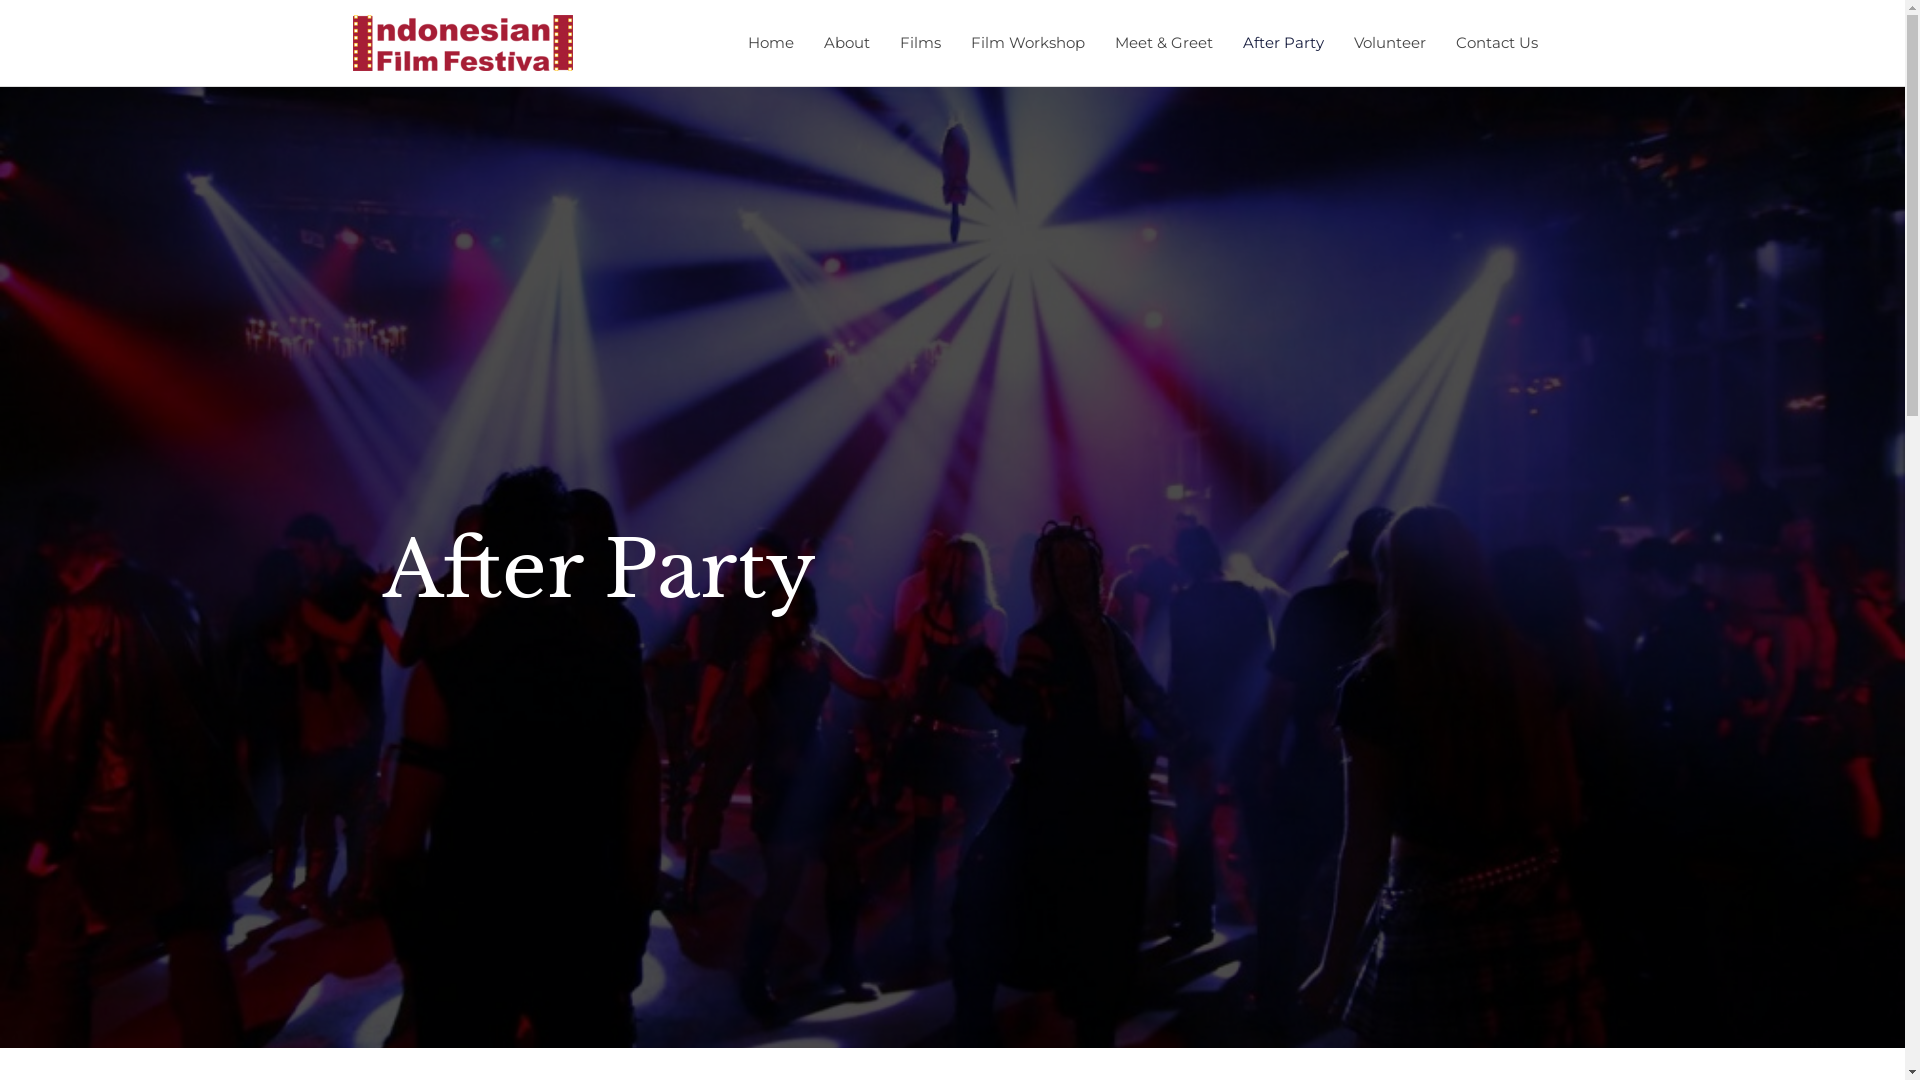 This screenshot has height=1080, width=1920. What do you see at coordinates (1440, 42) in the screenshot?
I see `'Contact Us'` at bounding box center [1440, 42].